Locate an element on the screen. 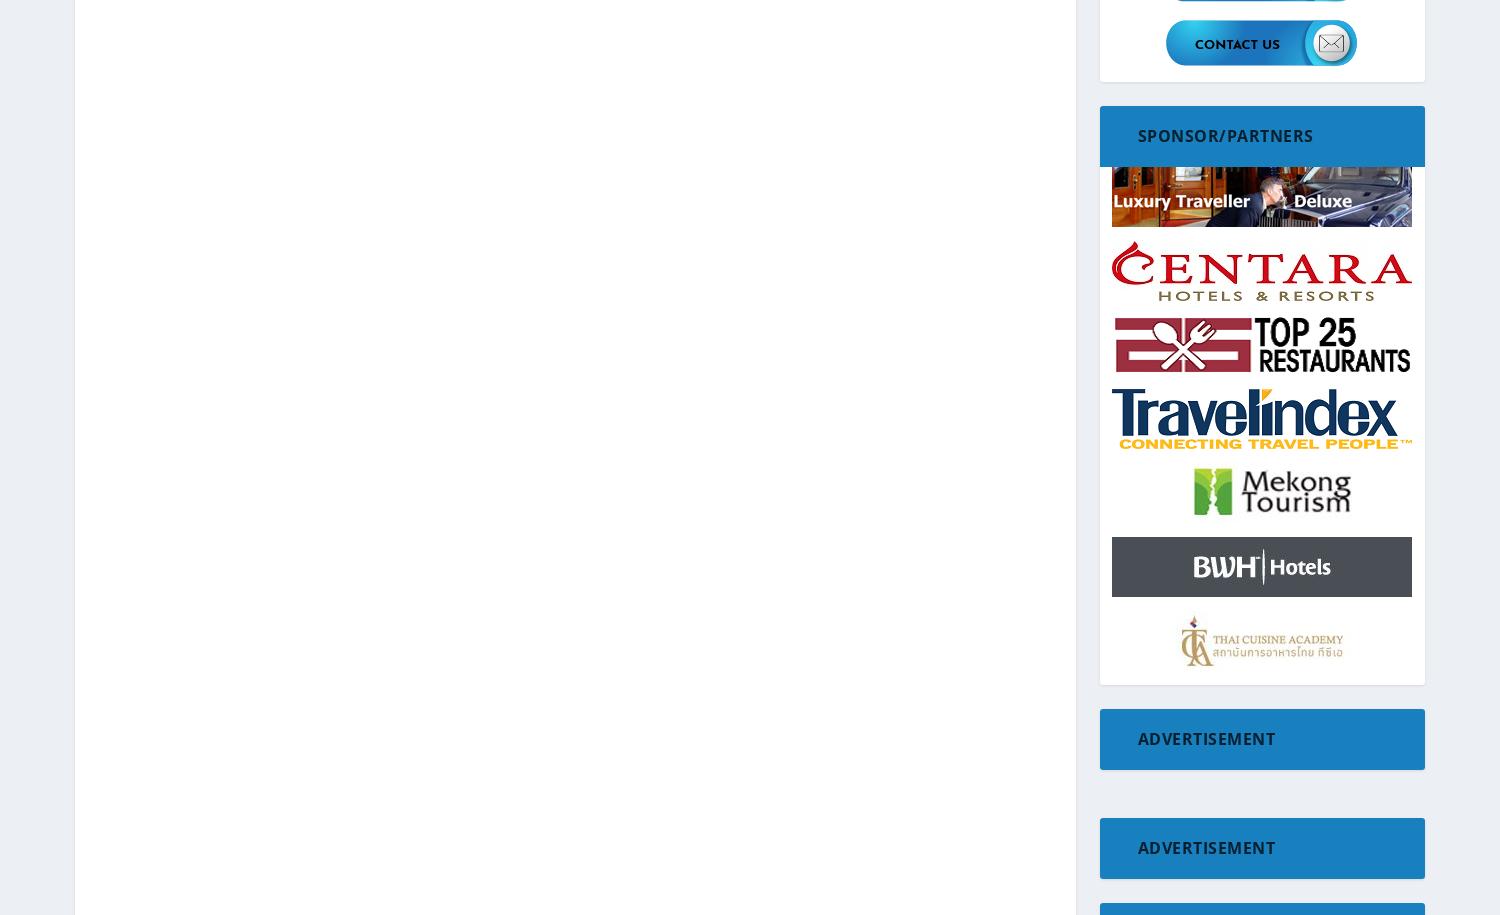 This screenshot has height=915, width=1500. 'Food & Beverage' is located at coordinates (1168, 422).